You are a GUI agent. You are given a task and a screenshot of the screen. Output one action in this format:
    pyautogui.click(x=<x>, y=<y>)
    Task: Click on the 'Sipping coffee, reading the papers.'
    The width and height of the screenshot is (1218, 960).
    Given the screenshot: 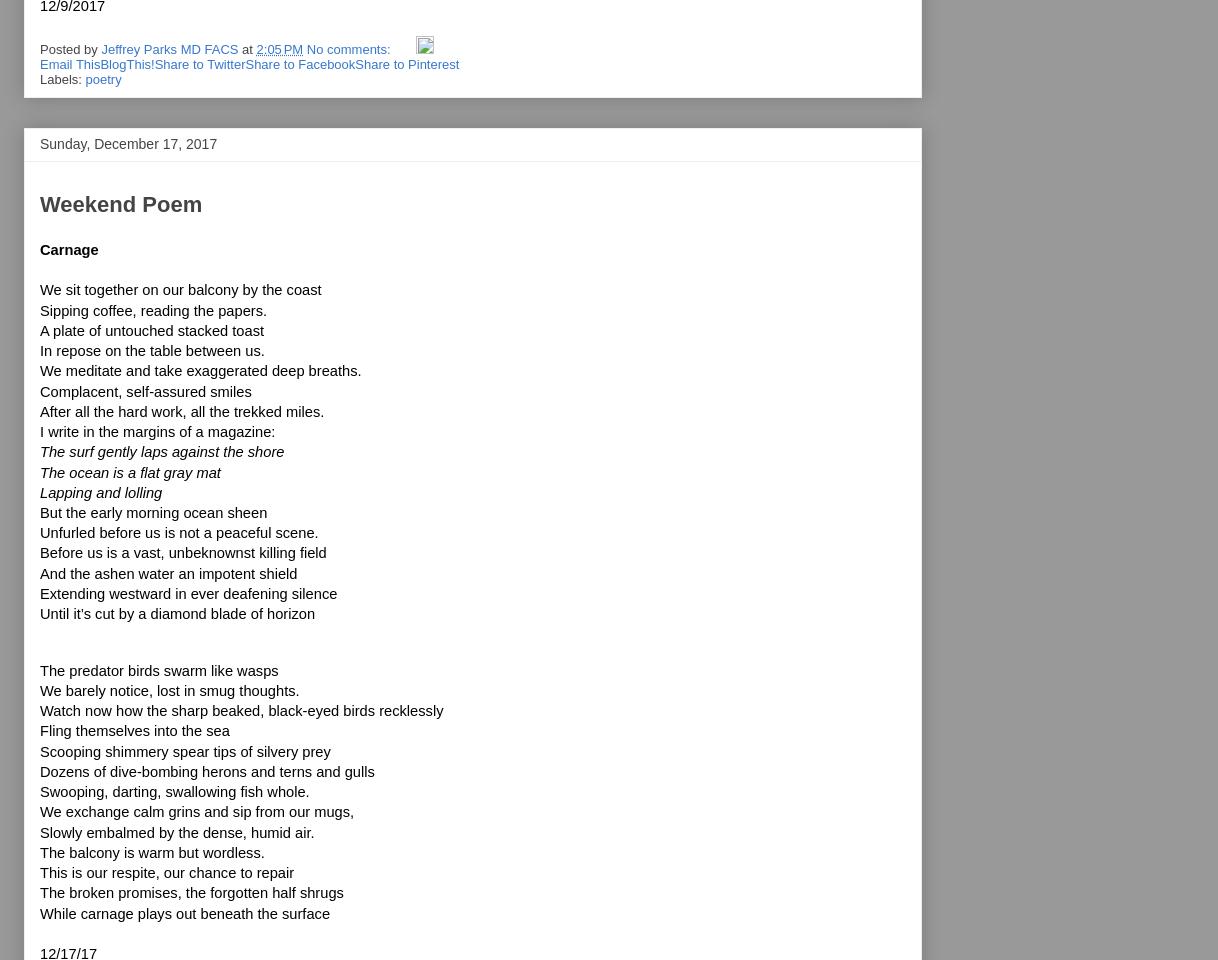 What is the action you would take?
    pyautogui.click(x=152, y=309)
    